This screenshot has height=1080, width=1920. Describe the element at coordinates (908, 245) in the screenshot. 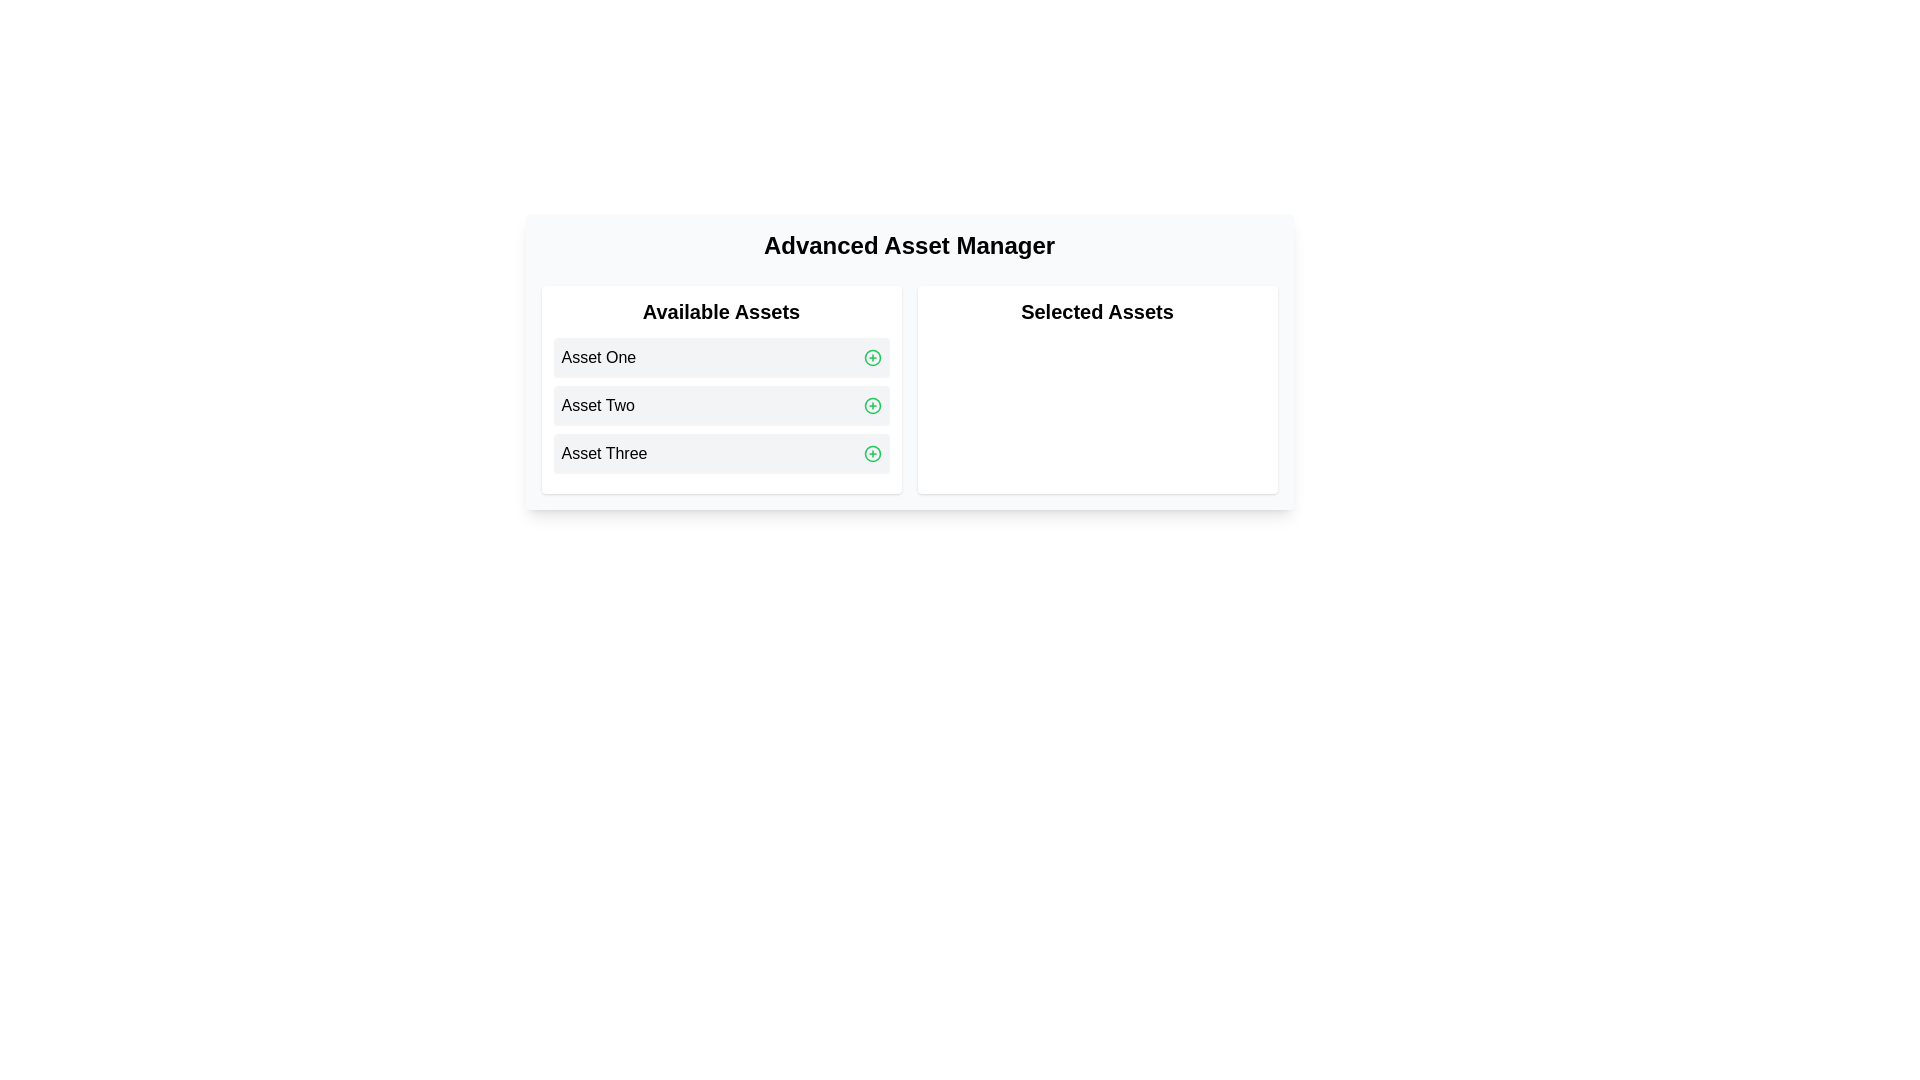

I see `header text displayed at the top of the interface, which identifies the functionality or purpose of the interface` at that location.